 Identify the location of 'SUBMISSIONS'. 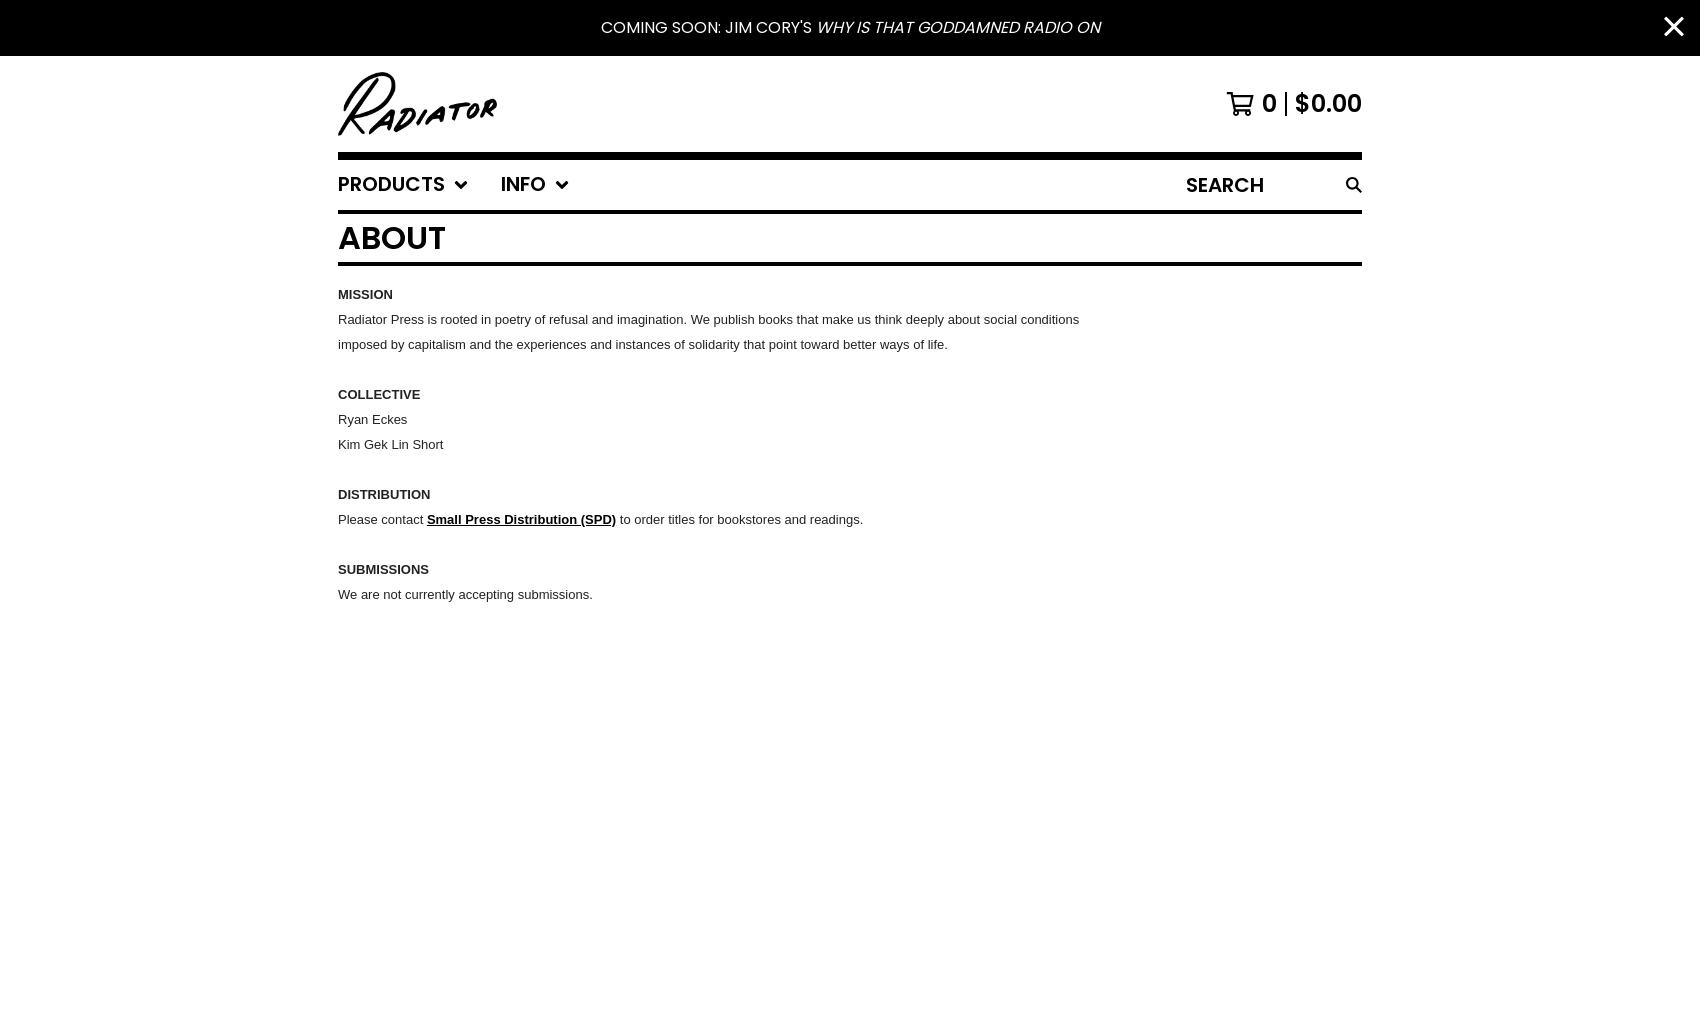
(382, 569).